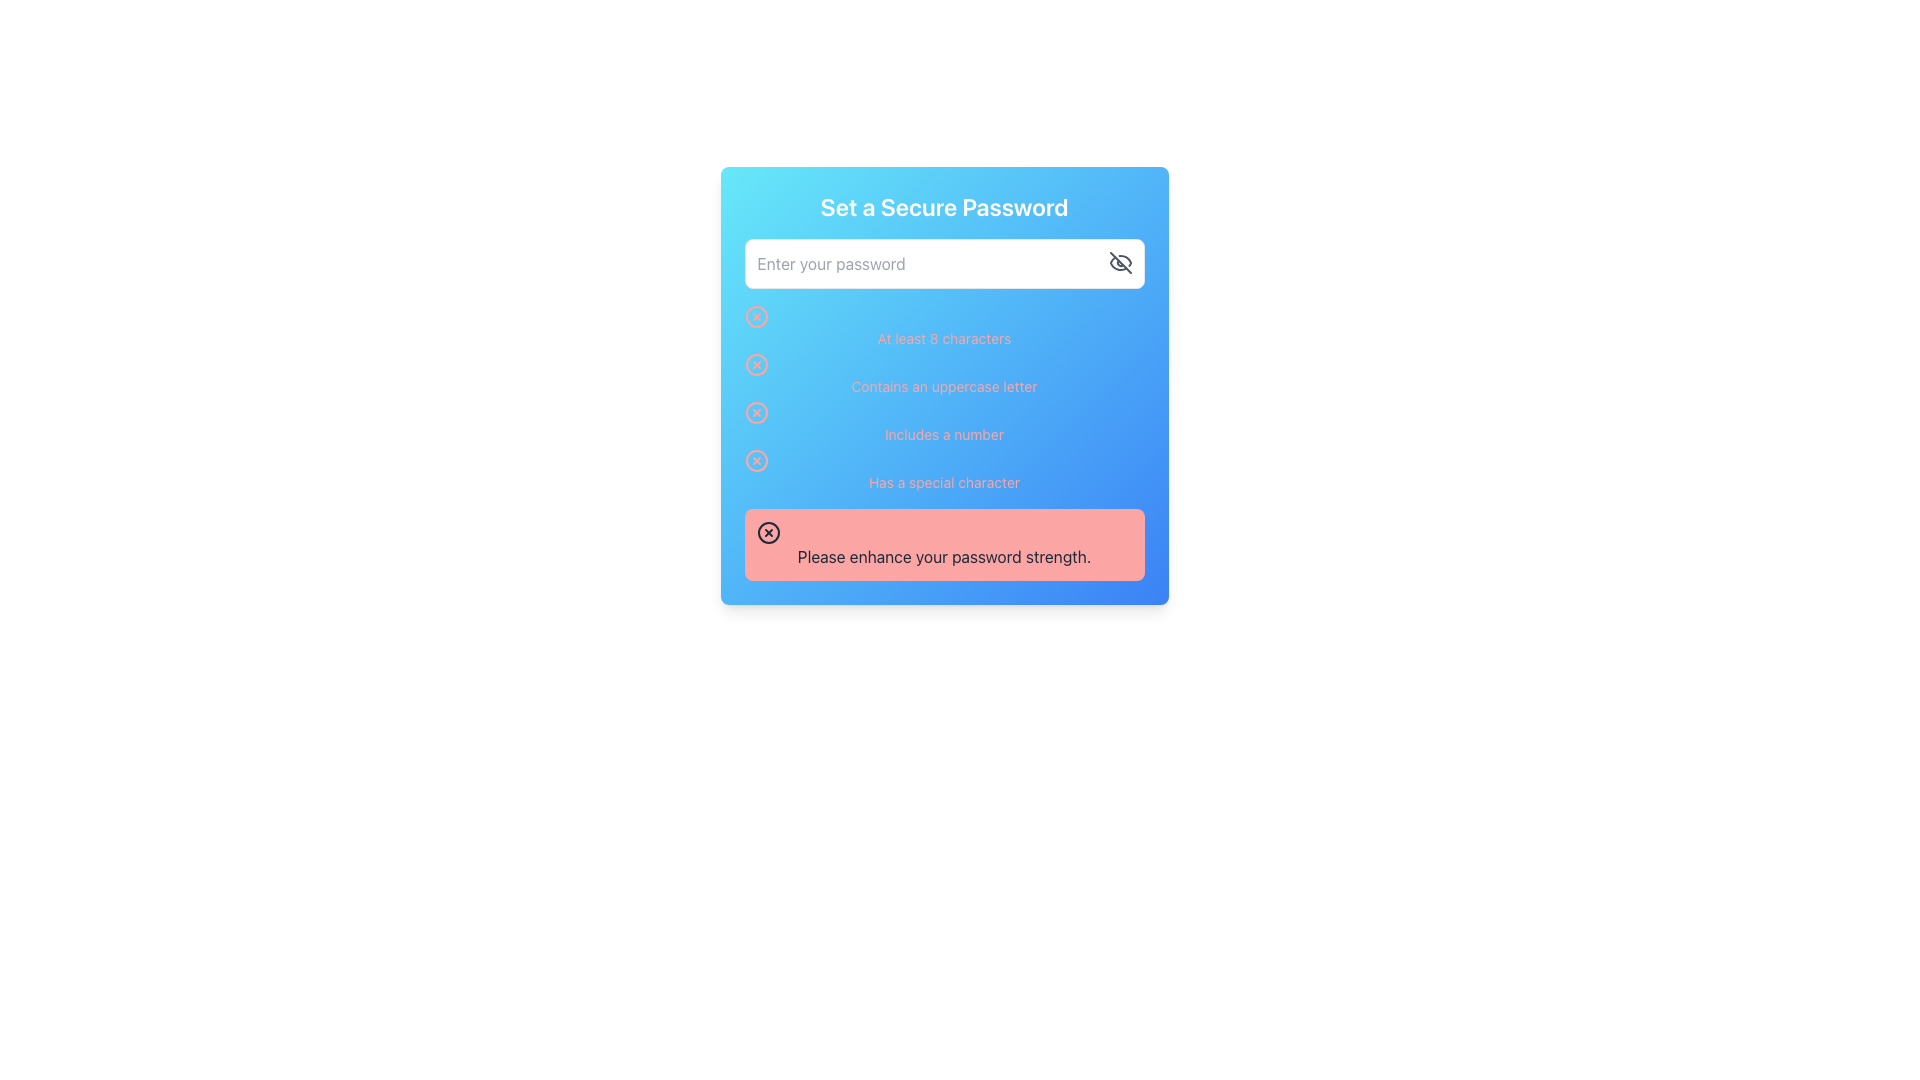 This screenshot has height=1080, width=1920. Describe the element at coordinates (943, 326) in the screenshot. I see `the text element displaying 'At least 8 characters' with a red icon to the left, located just below the password input field in the password strength checker section` at that location.